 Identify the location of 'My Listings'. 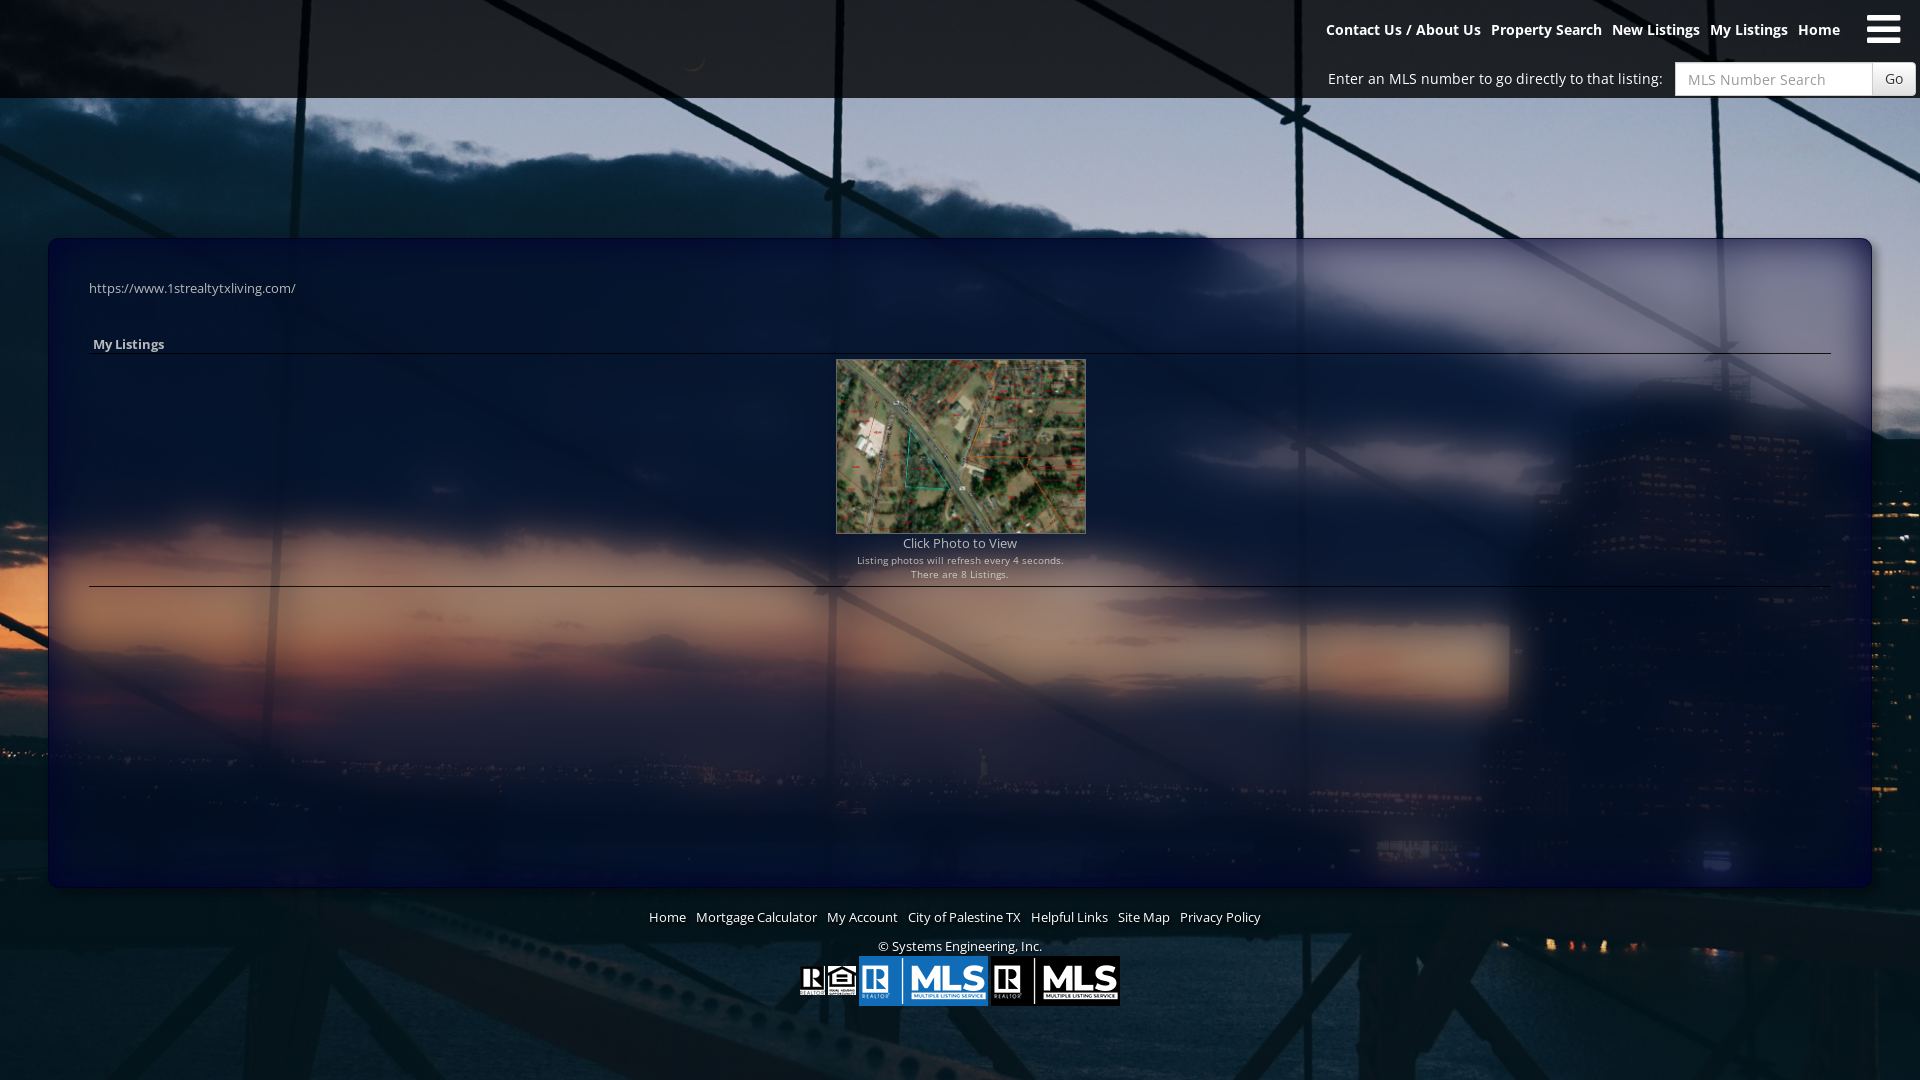
(1747, 37).